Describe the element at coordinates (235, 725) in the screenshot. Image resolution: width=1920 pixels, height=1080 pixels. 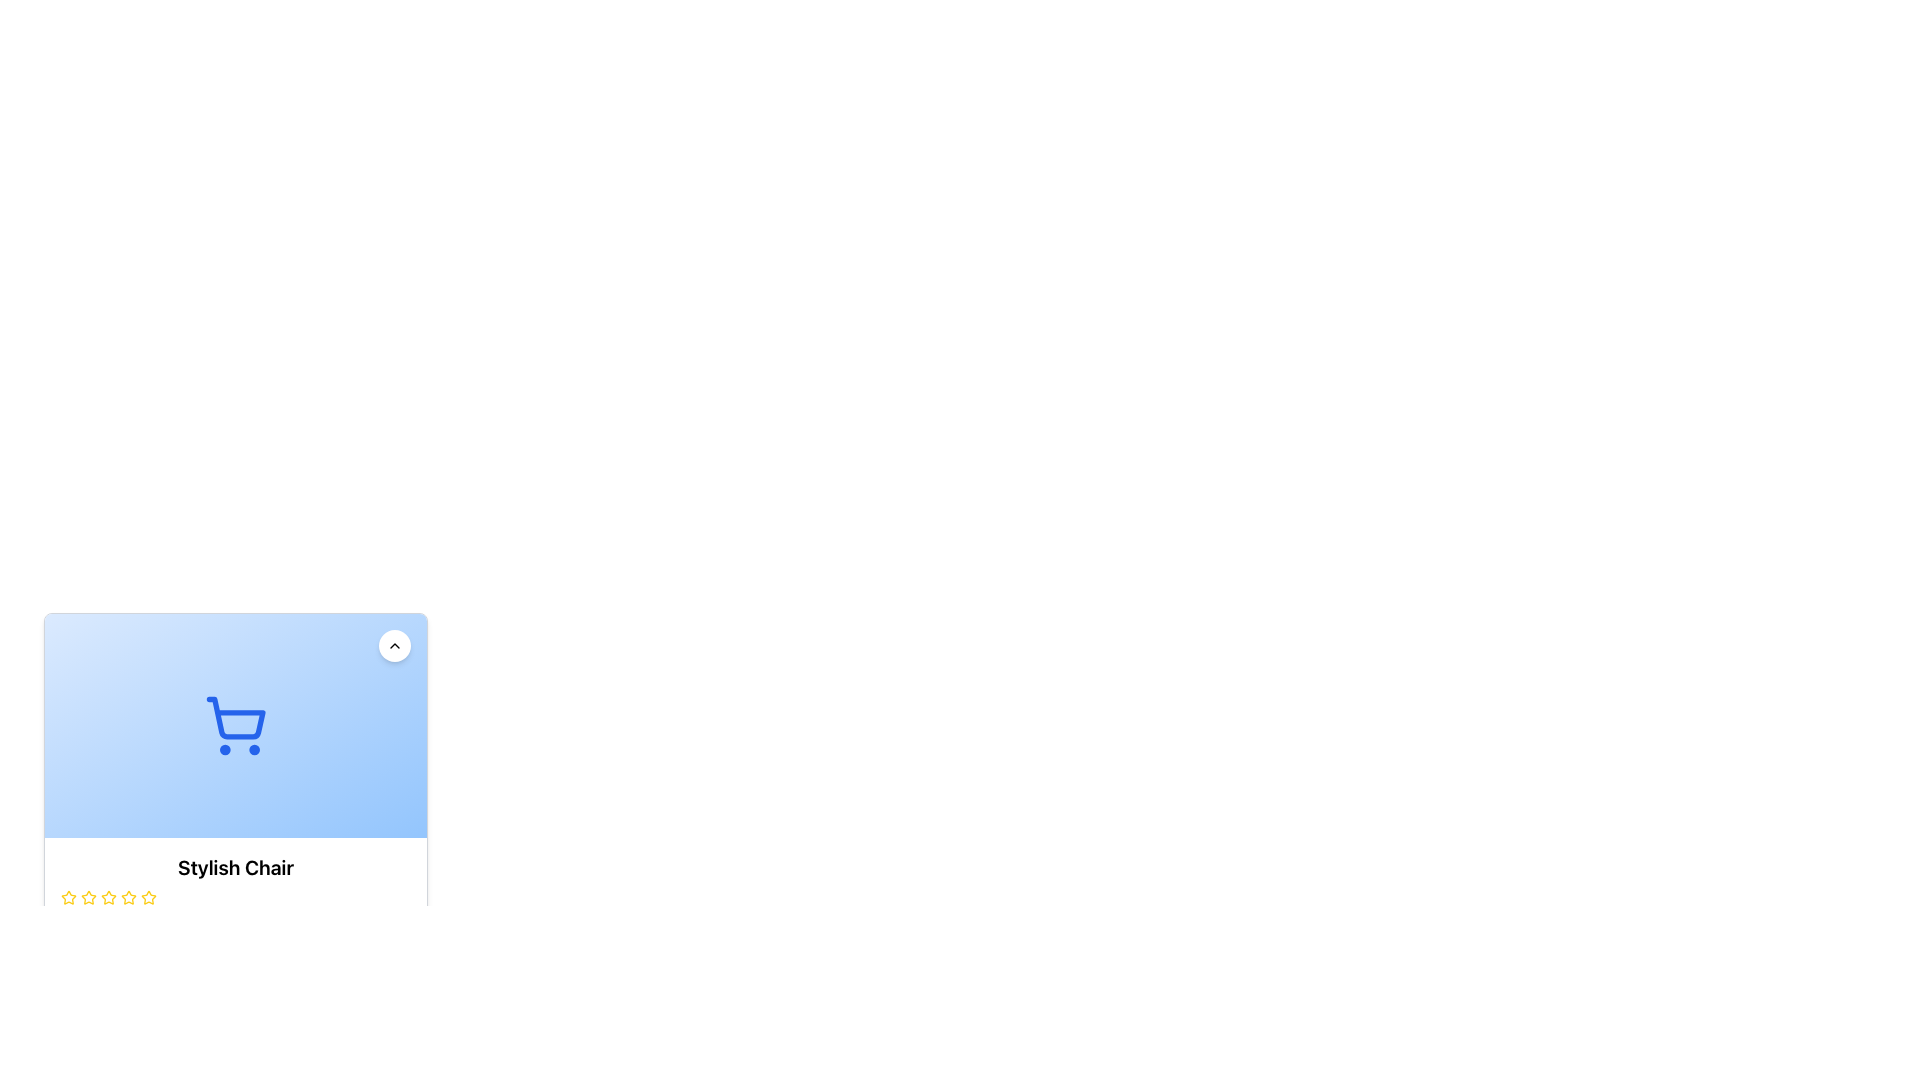
I see `the blue shopping cart icon which is centrally located within the gradient background of the product card` at that location.